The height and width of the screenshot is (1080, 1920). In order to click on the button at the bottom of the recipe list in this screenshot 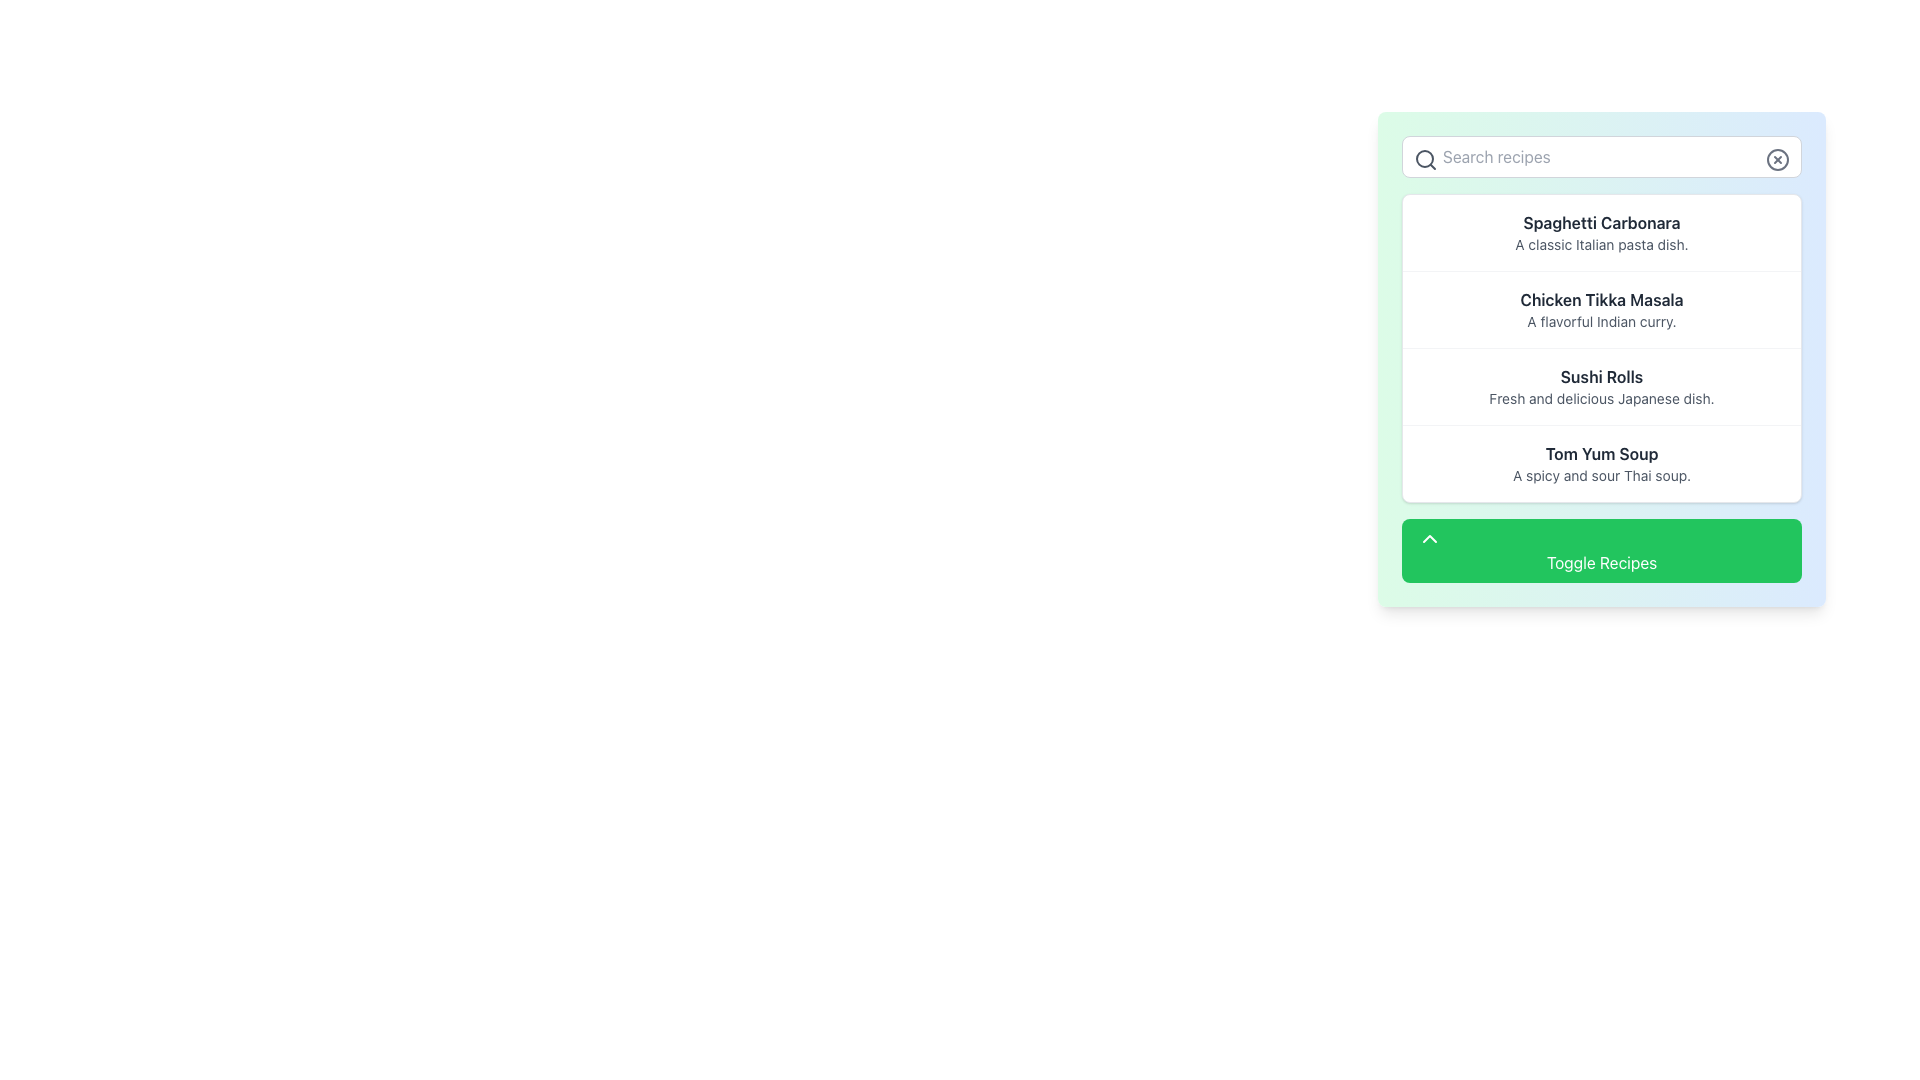, I will do `click(1602, 551)`.